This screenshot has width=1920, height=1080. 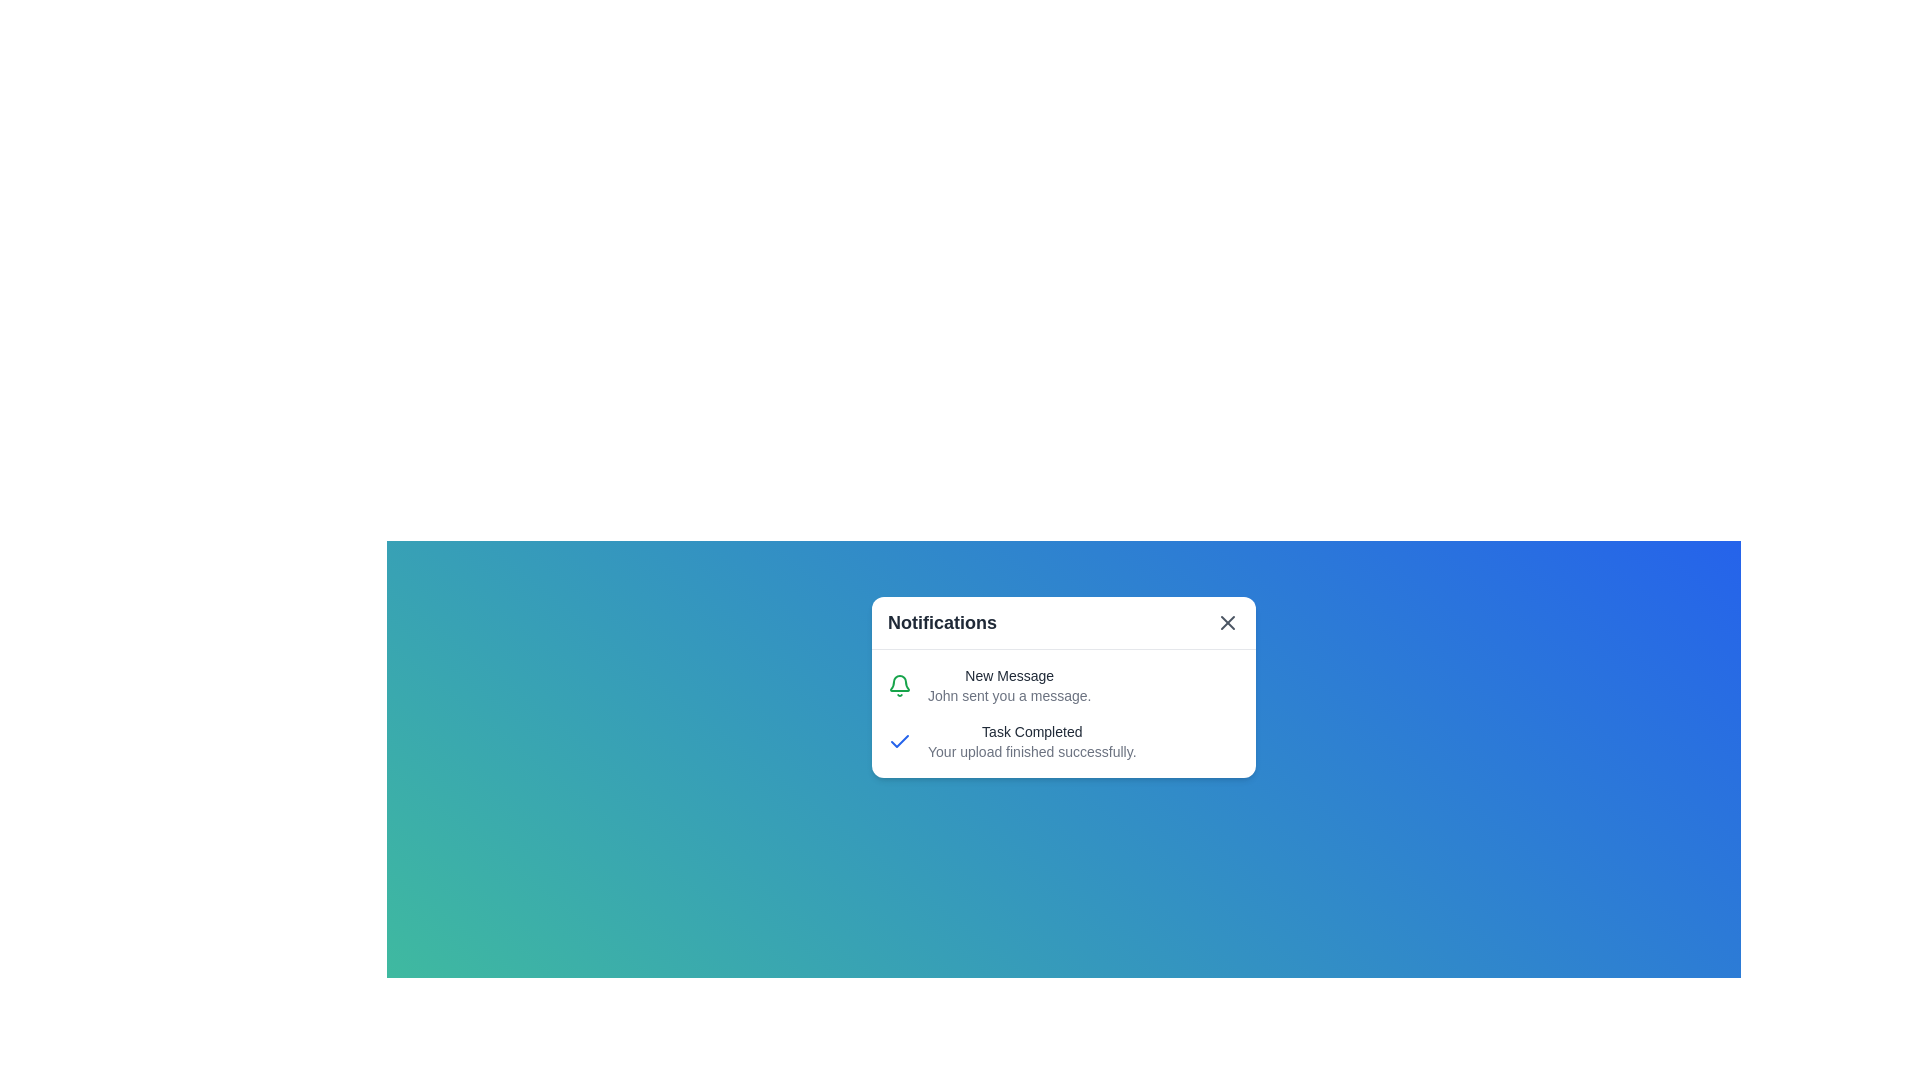 I want to click on the notification status by interacting with the bell icon styled with a green outline, located to the left of the 'New Message' section, so click(x=899, y=685).